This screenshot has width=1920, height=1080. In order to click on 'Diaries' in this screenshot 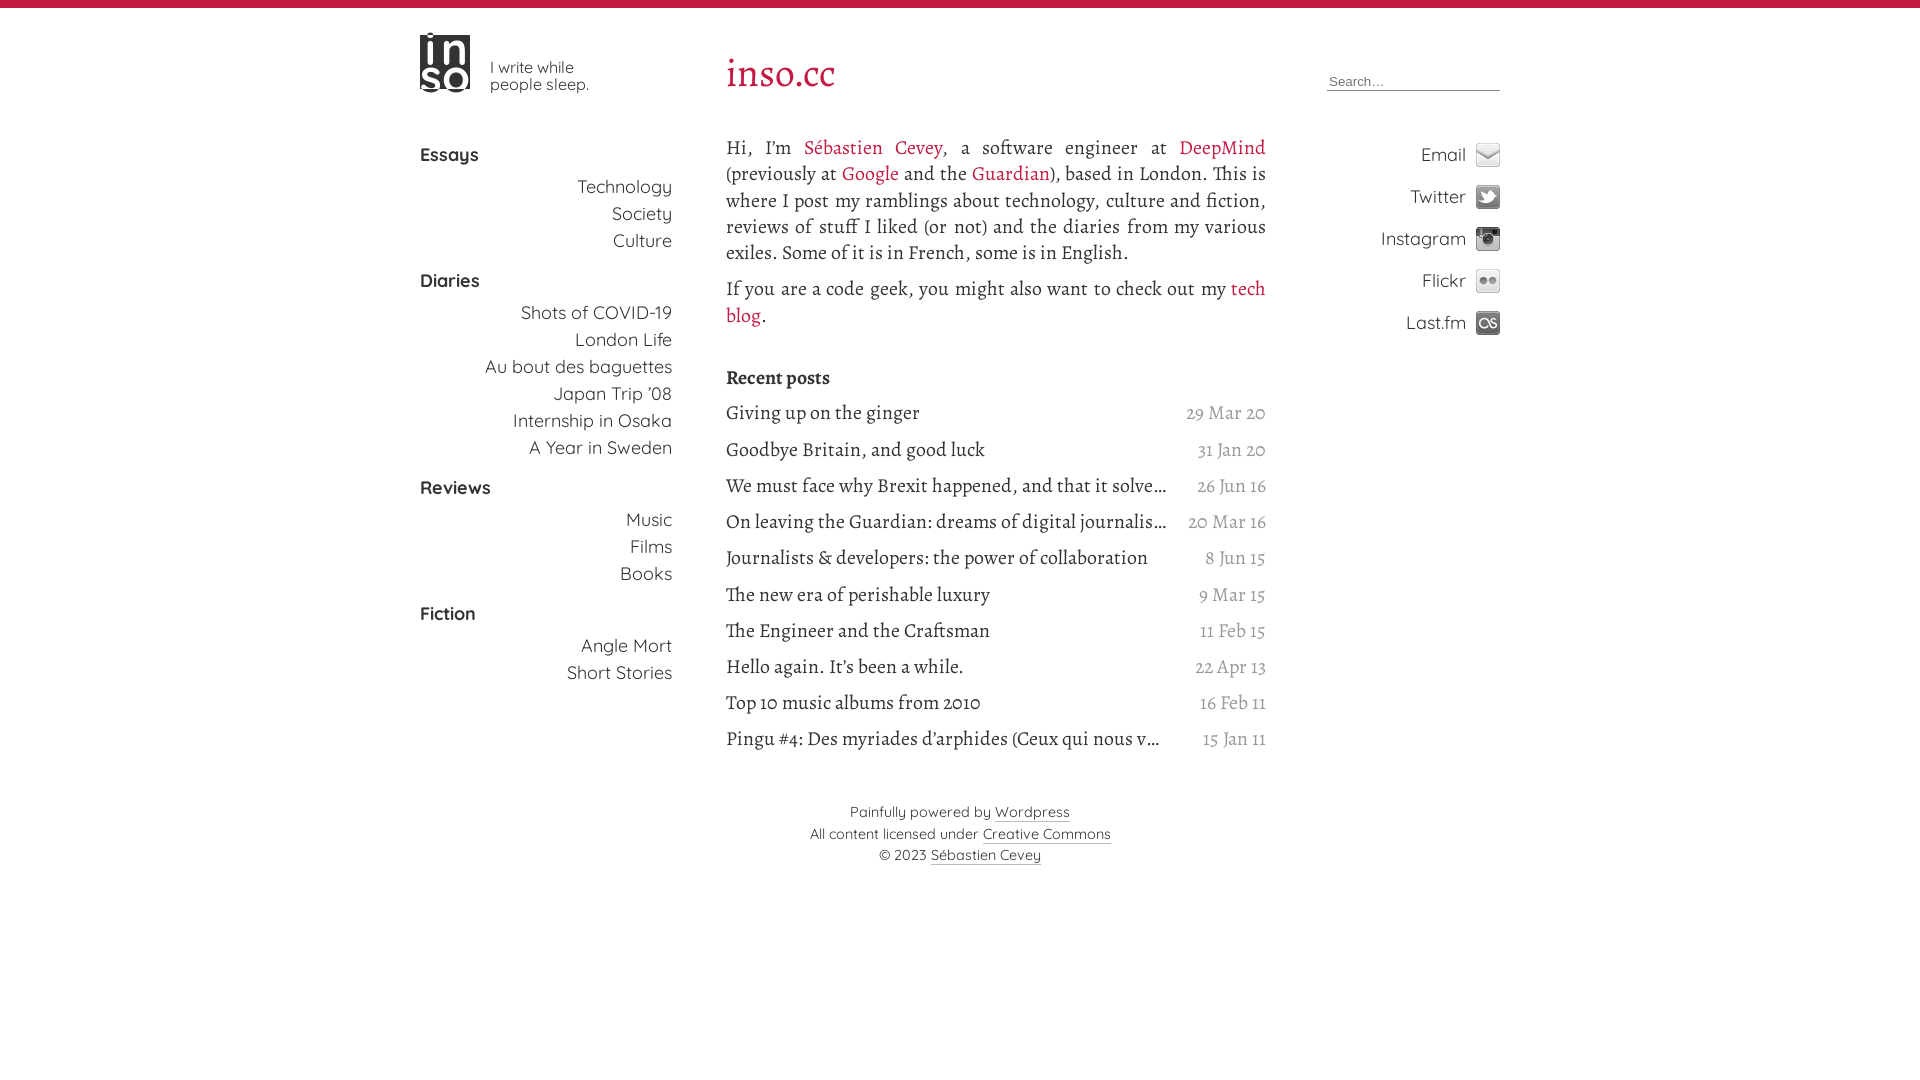, I will do `click(449, 281)`.